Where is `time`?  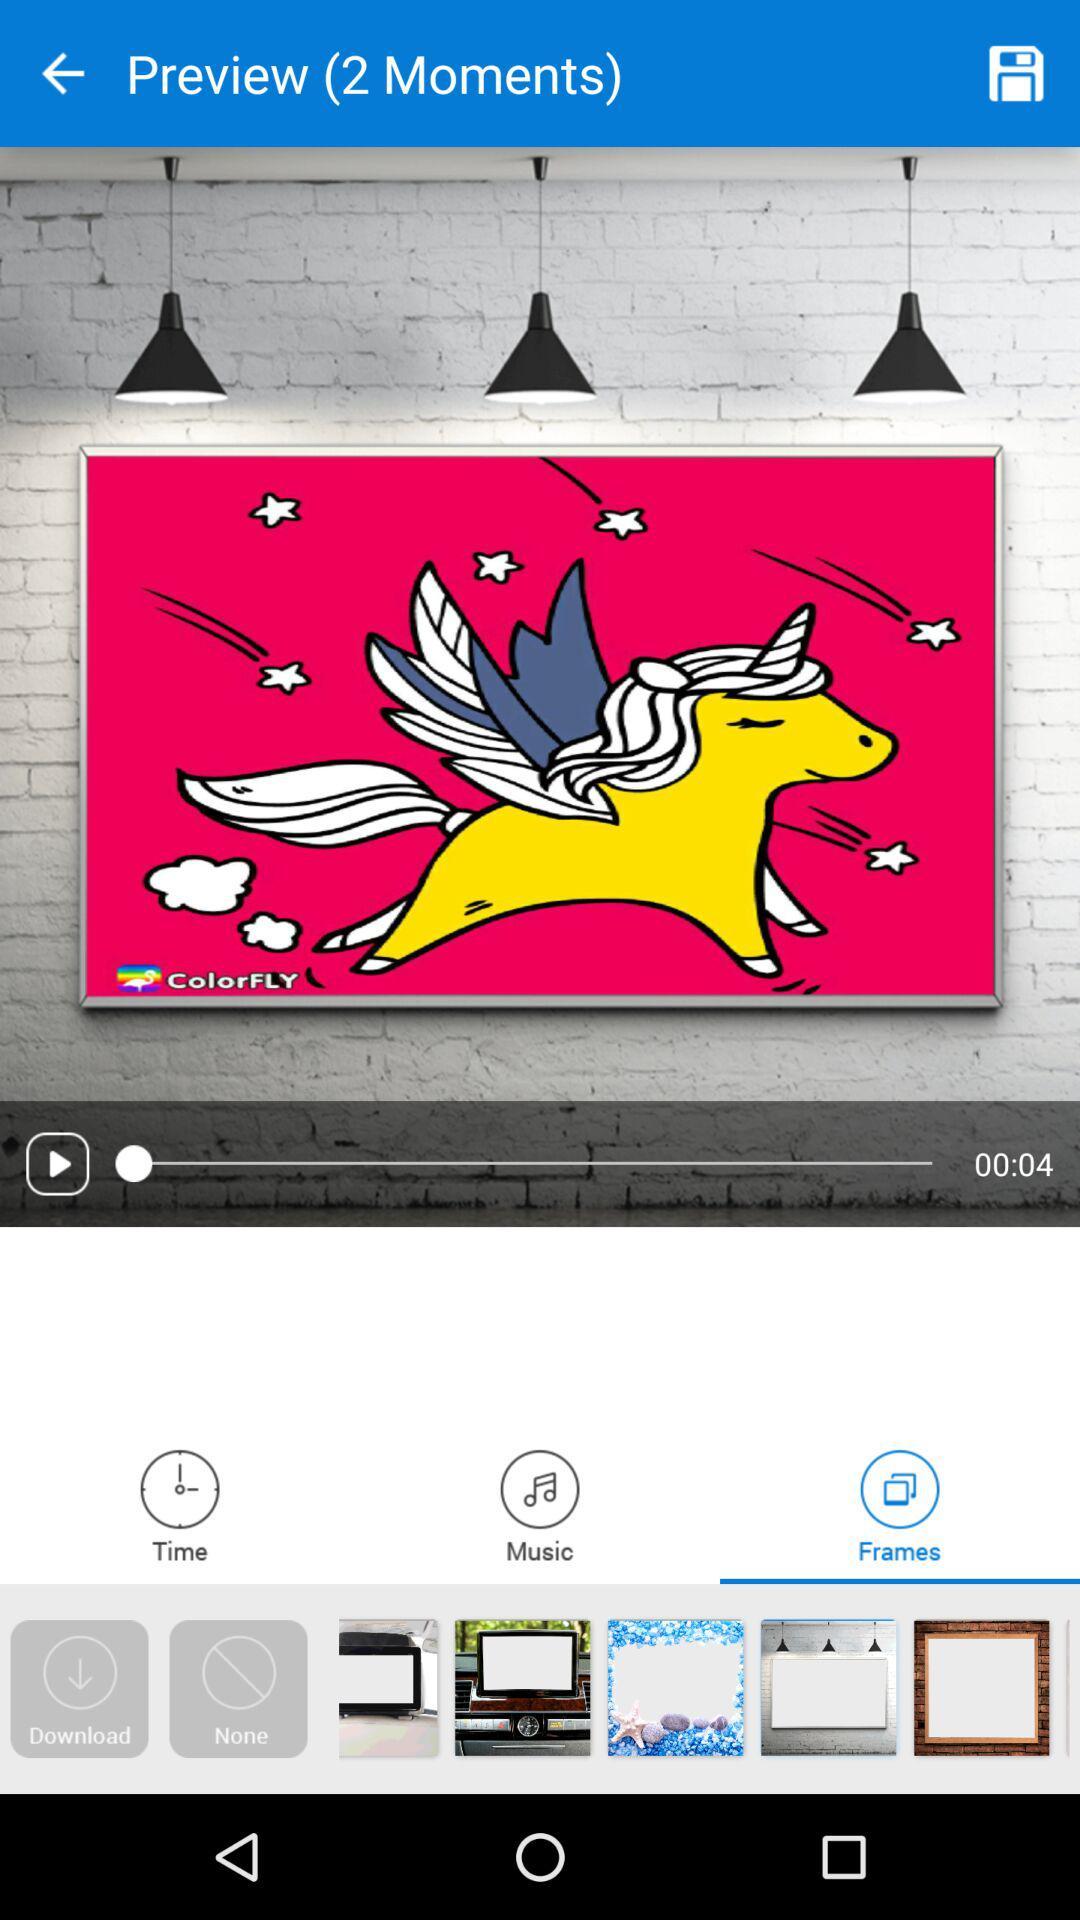 time is located at coordinates (180, 1505).